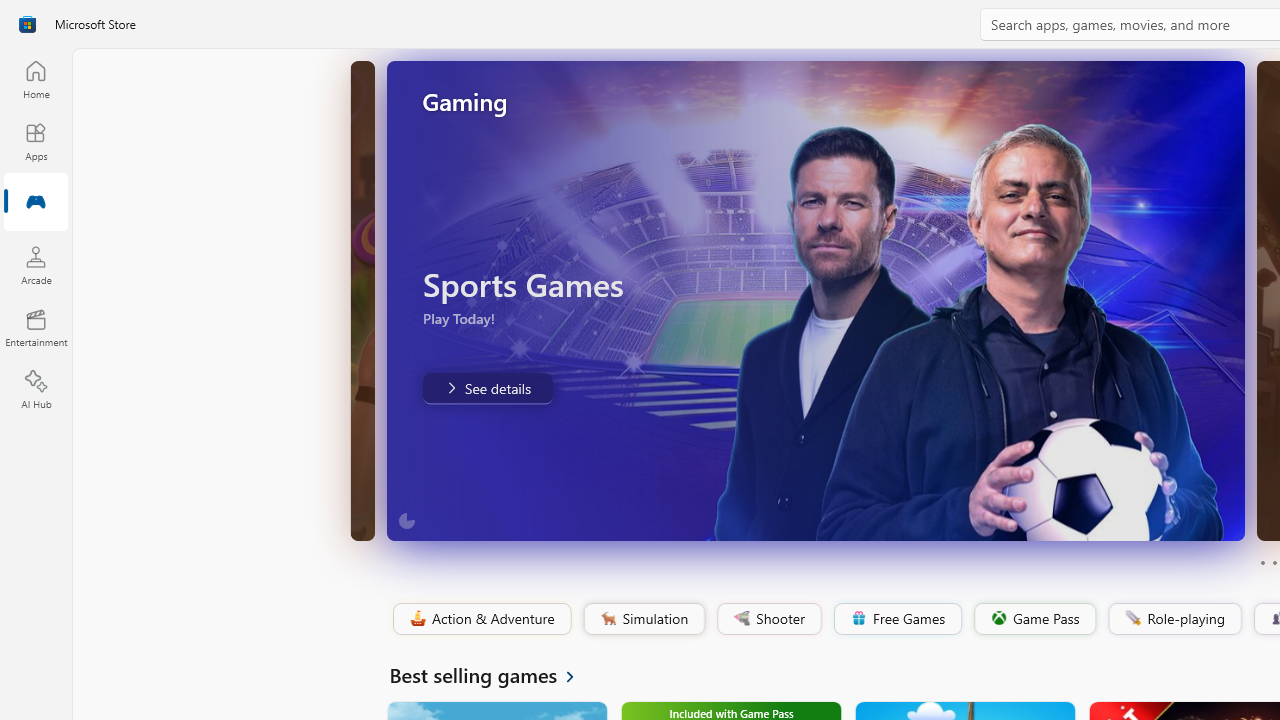  Describe the element at coordinates (1033, 618) in the screenshot. I see `'Game Pass'` at that location.